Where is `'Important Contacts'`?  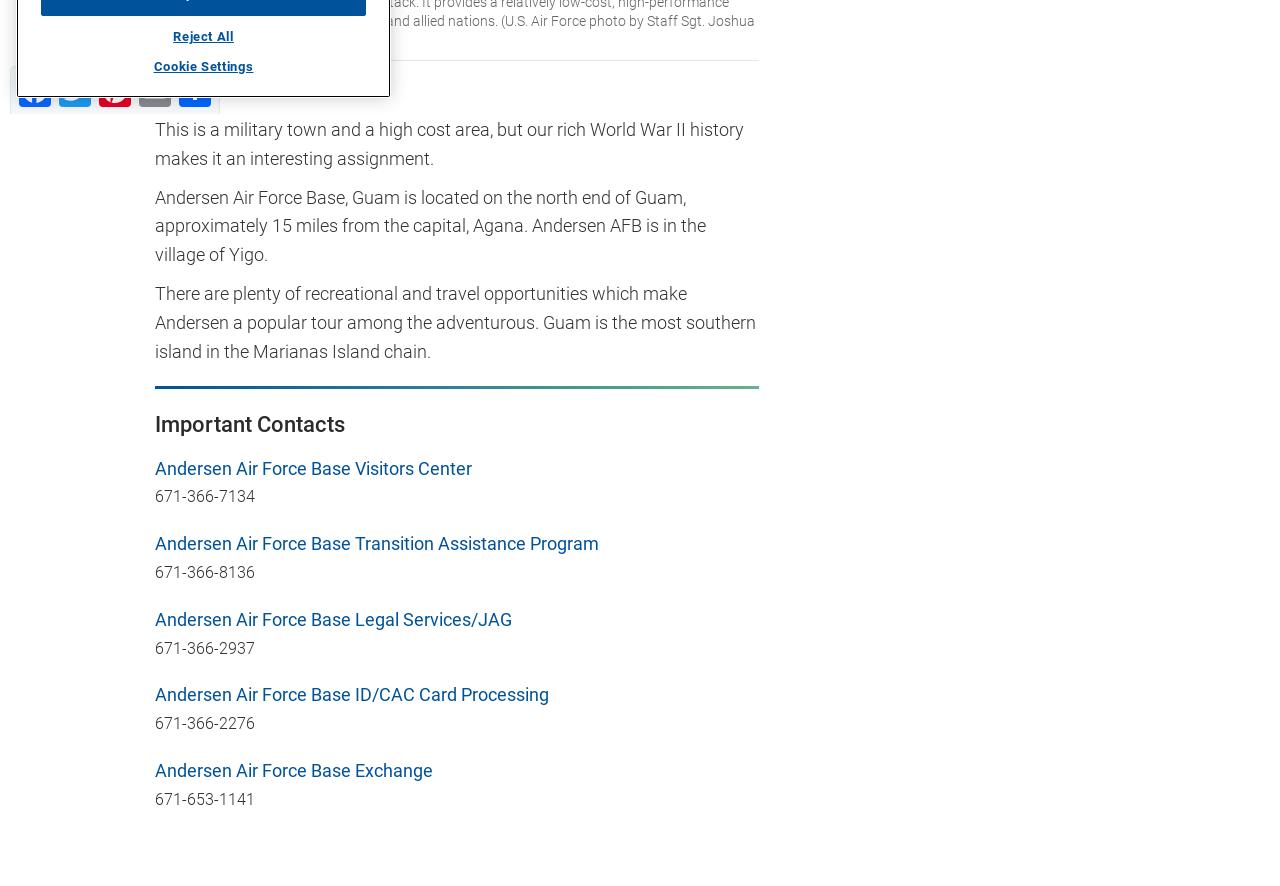
'Important Contacts' is located at coordinates (154, 422).